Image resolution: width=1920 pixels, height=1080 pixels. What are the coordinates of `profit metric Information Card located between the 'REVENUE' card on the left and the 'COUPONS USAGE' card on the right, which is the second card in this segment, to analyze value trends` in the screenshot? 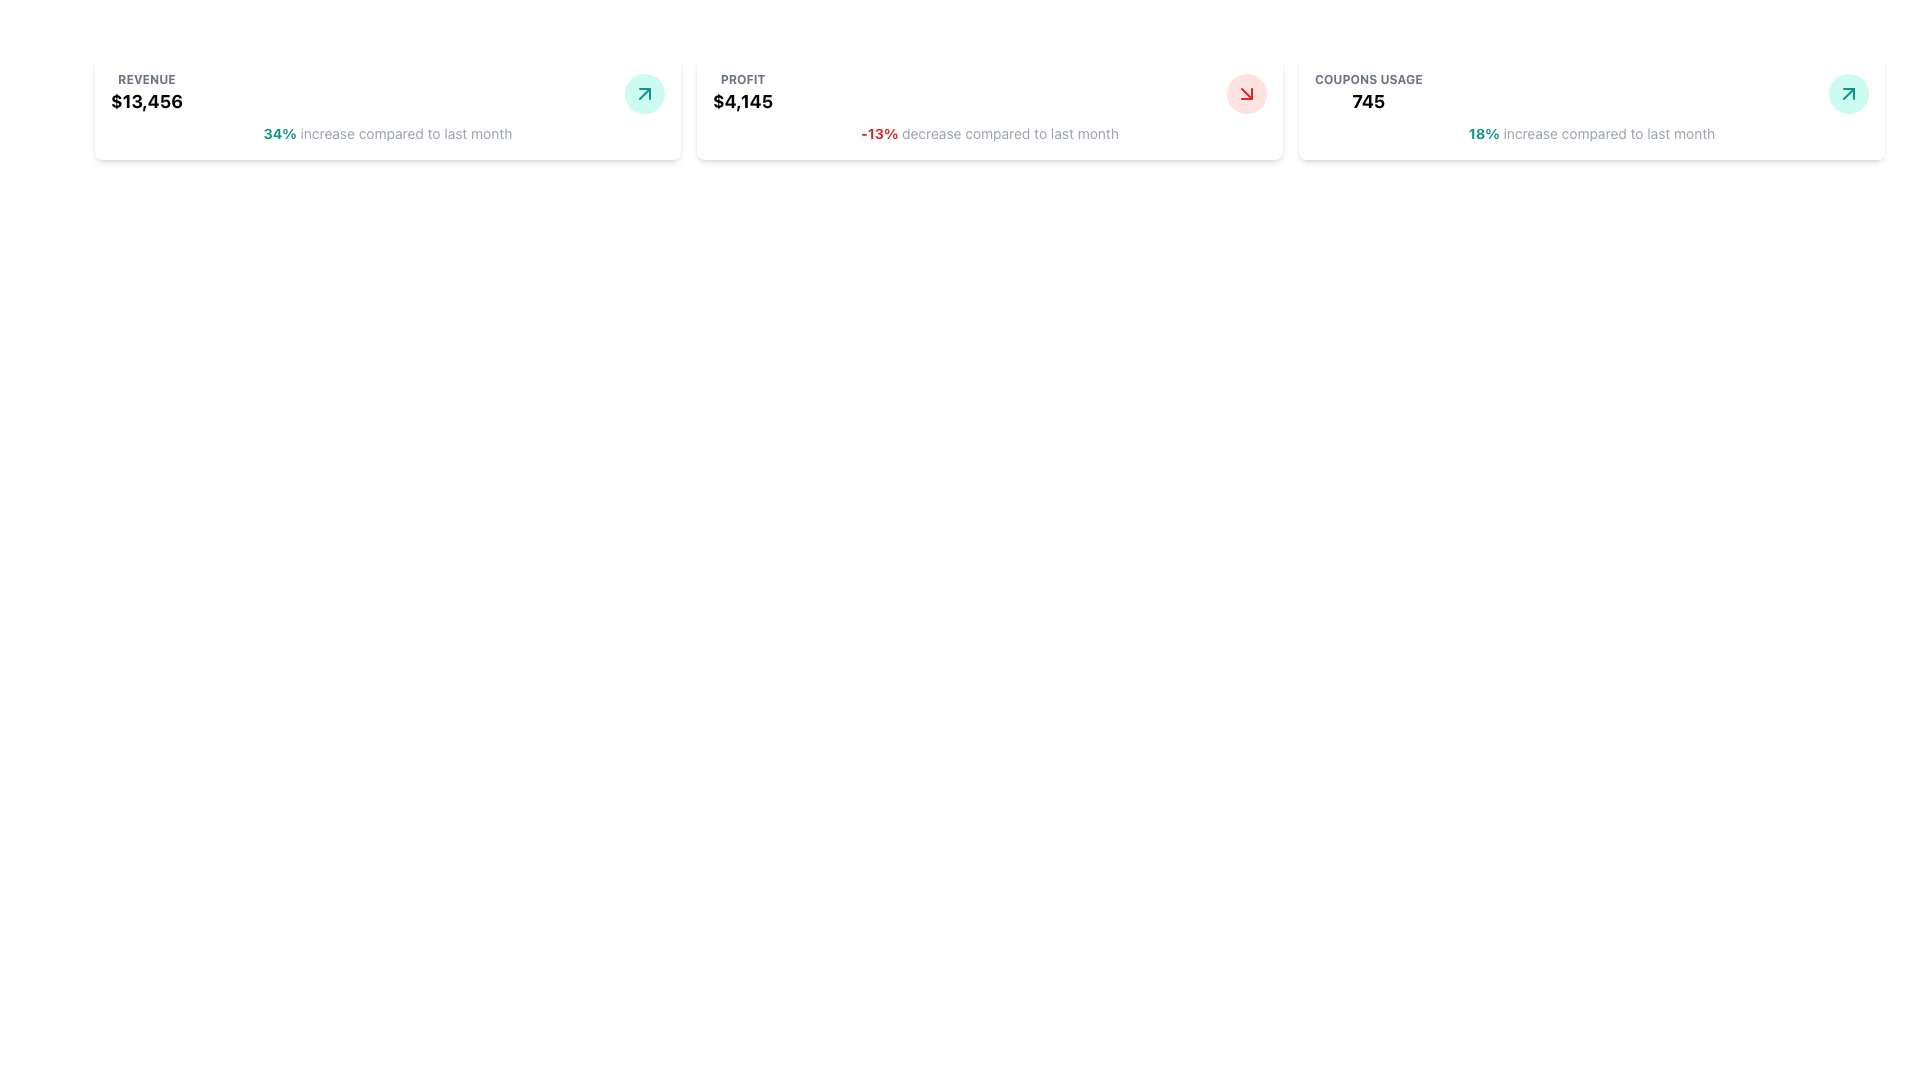 It's located at (989, 108).